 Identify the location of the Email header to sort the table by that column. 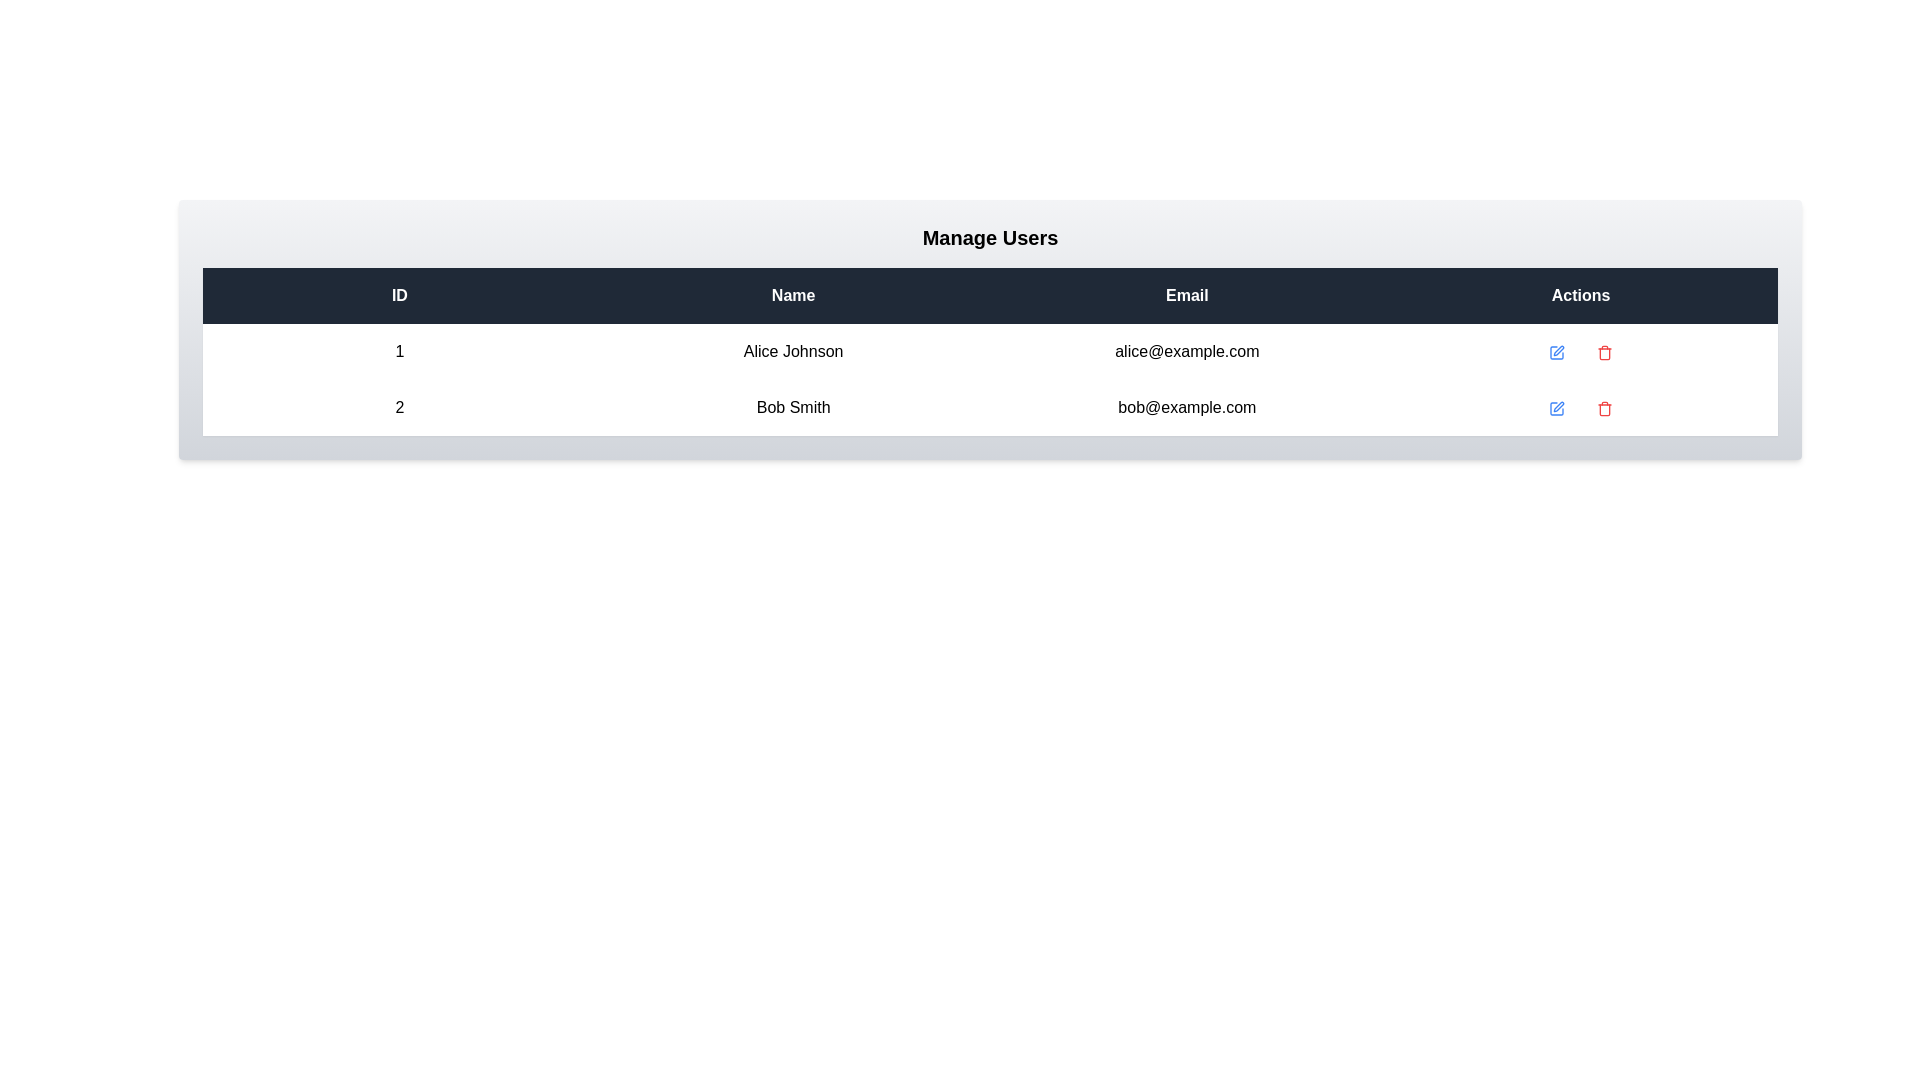
(1187, 296).